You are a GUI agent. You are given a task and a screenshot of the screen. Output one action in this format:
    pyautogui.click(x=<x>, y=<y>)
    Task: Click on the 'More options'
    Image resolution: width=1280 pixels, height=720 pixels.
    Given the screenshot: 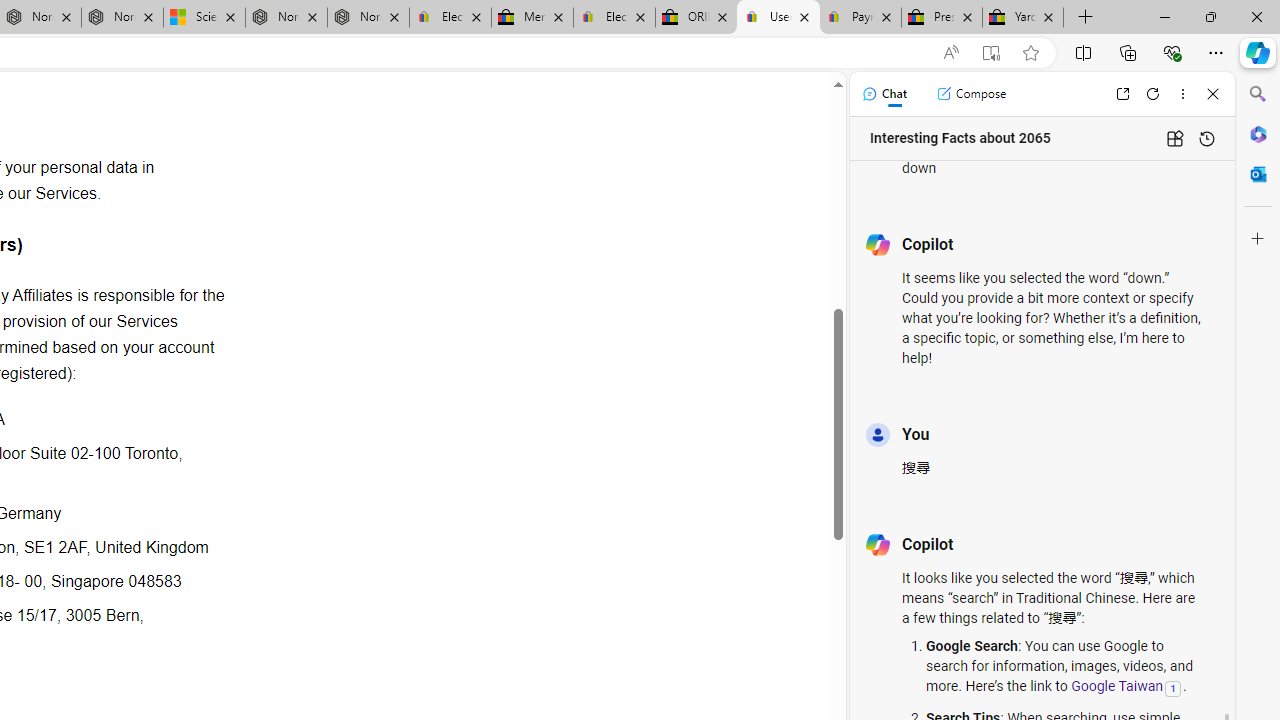 What is the action you would take?
    pyautogui.click(x=1182, y=93)
    